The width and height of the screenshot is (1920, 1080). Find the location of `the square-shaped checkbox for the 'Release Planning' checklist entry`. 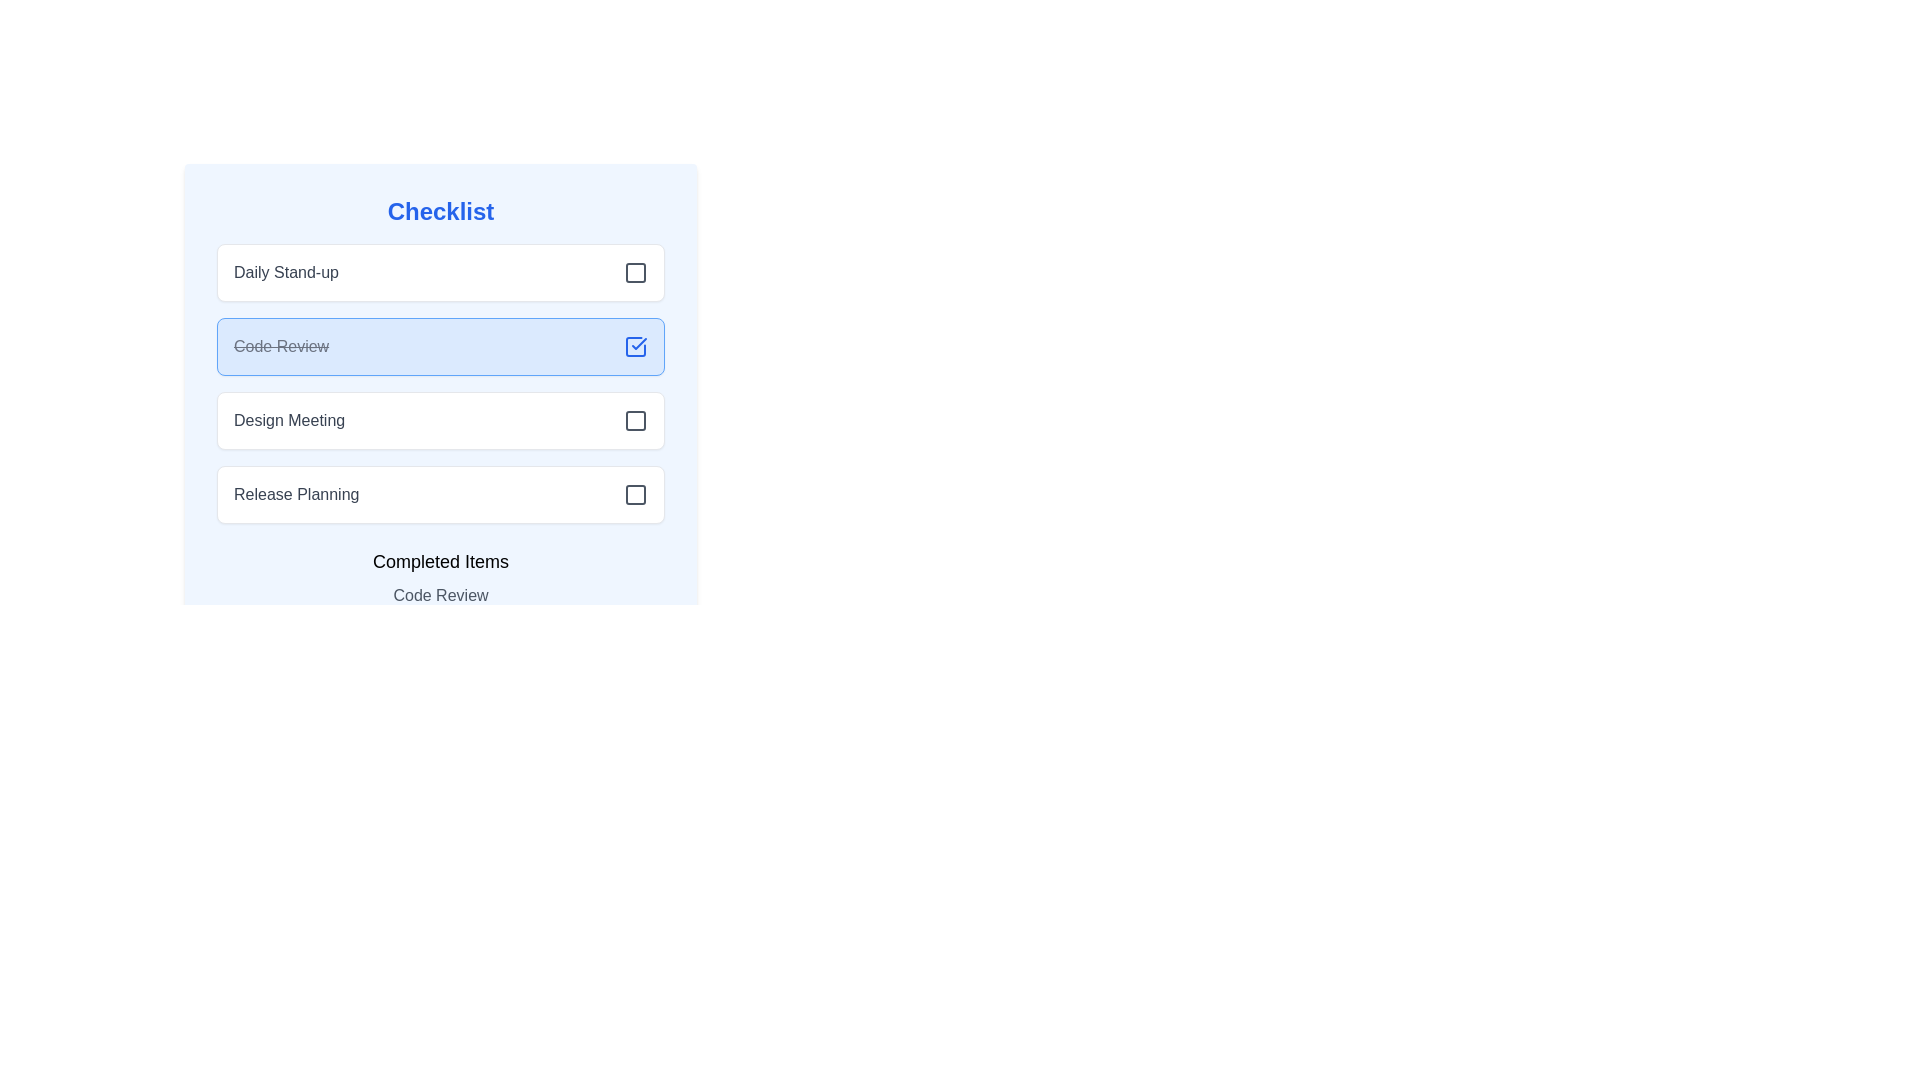

the square-shaped checkbox for the 'Release Planning' checklist entry is located at coordinates (634, 494).